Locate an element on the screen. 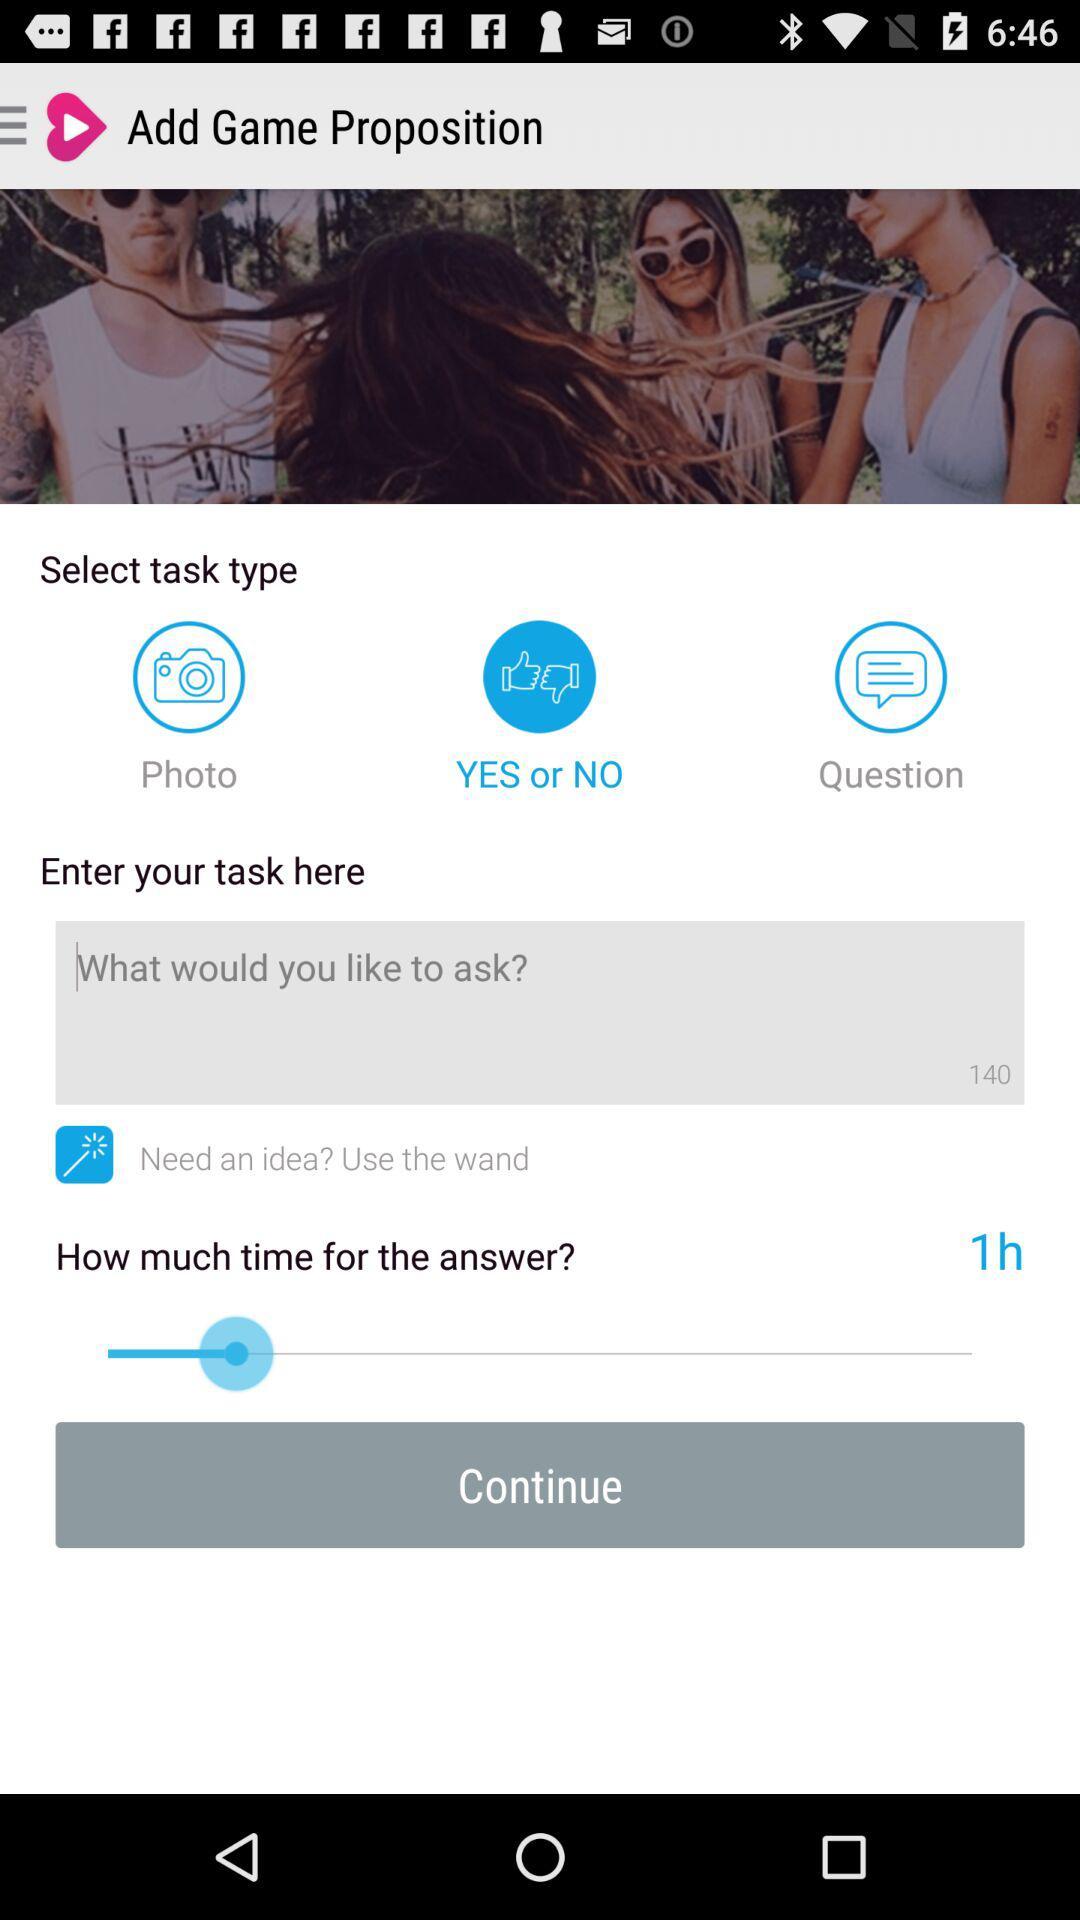 The image size is (1080, 1920). use the wand is located at coordinates (83, 1154).